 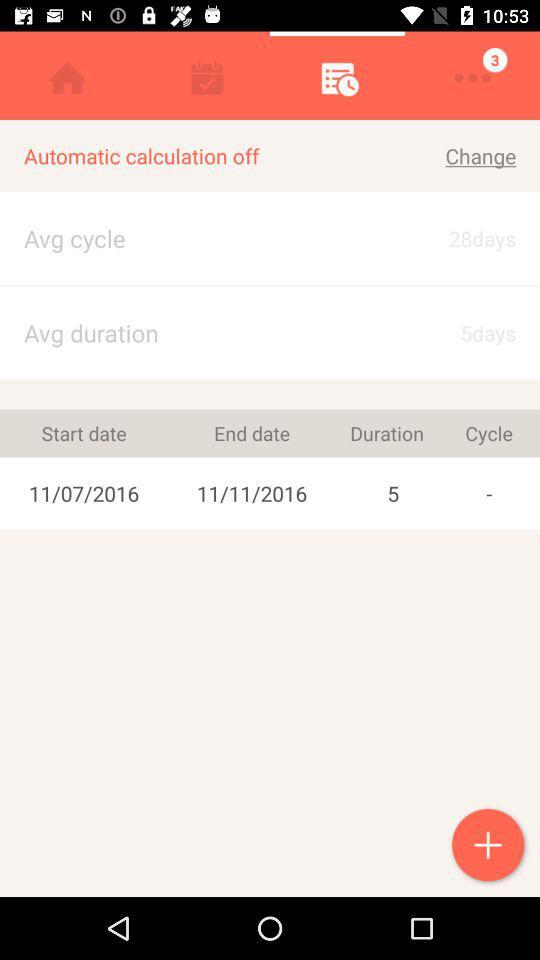 I want to click on the 5 icon, so click(x=393, y=492).